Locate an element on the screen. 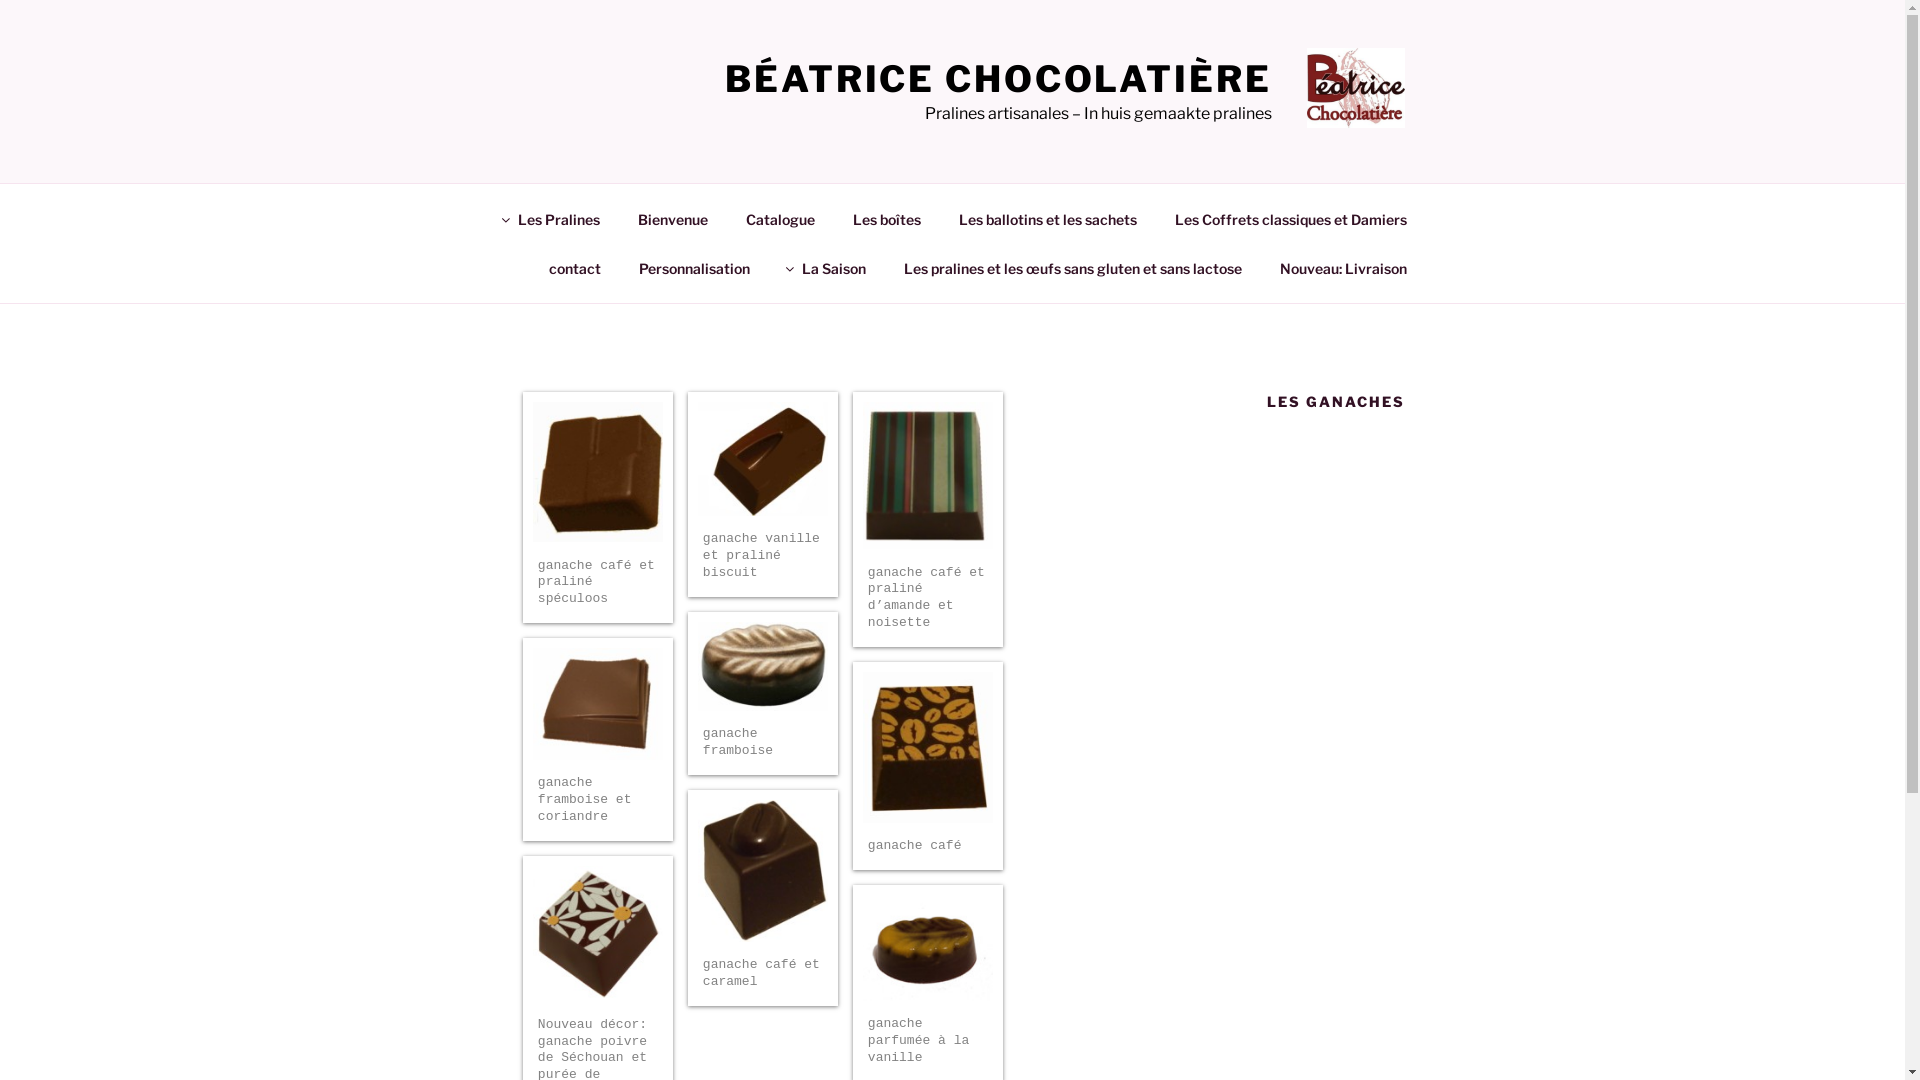  'Les Pralines' is located at coordinates (551, 218).